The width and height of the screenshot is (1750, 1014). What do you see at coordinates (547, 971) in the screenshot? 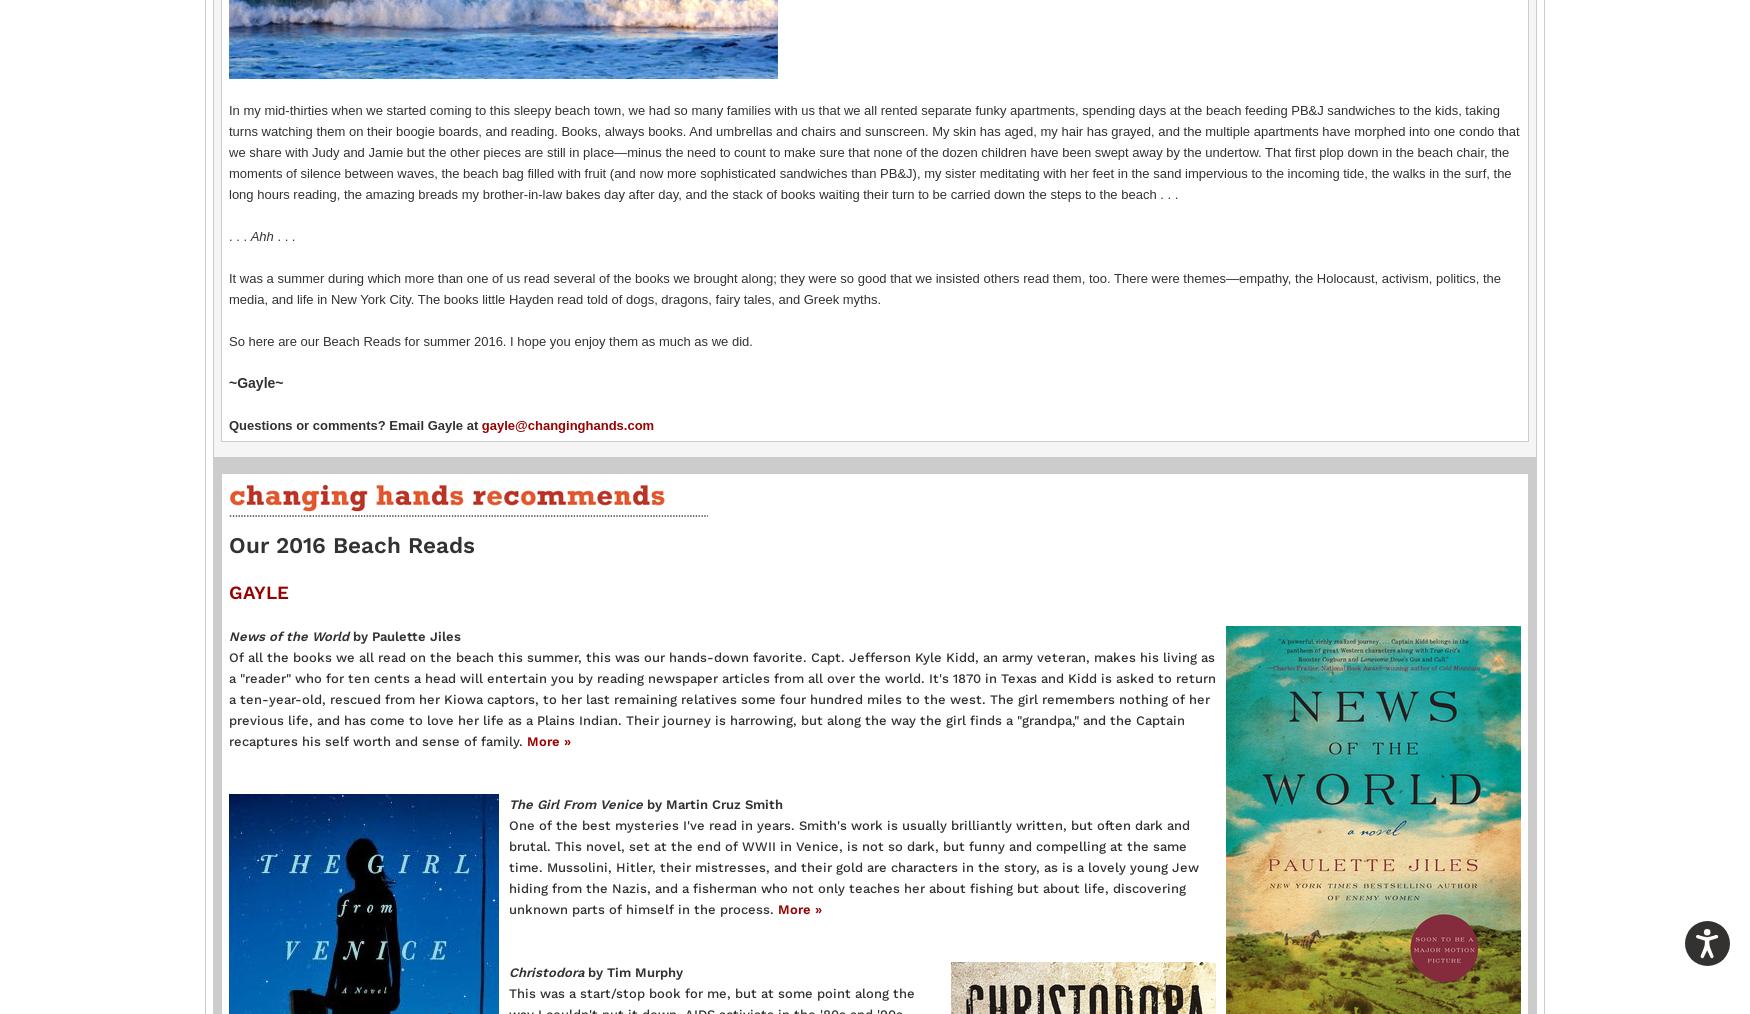
I see `'Christodora'` at bounding box center [547, 971].